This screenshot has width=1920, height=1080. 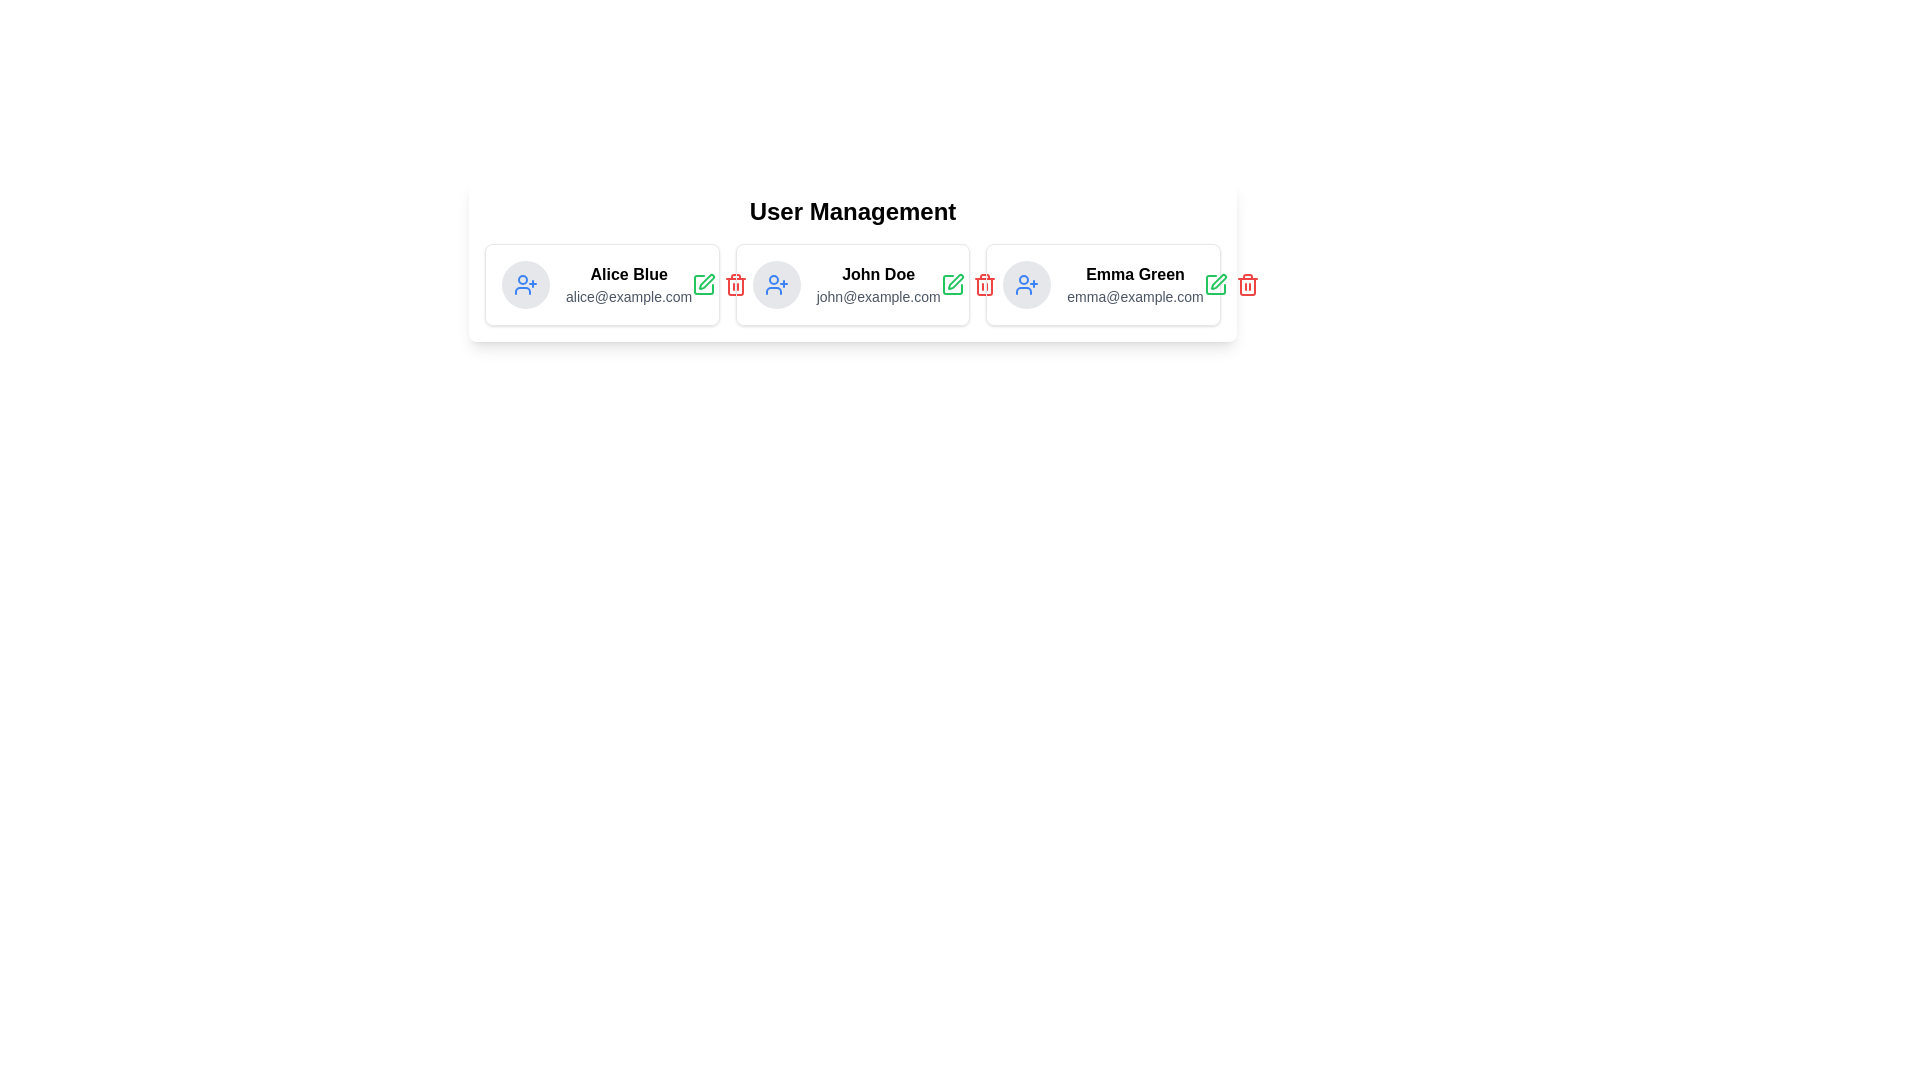 I want to click on the text label indicating the name 'John Doe' in the second user information card, so click(x=878, y=274).